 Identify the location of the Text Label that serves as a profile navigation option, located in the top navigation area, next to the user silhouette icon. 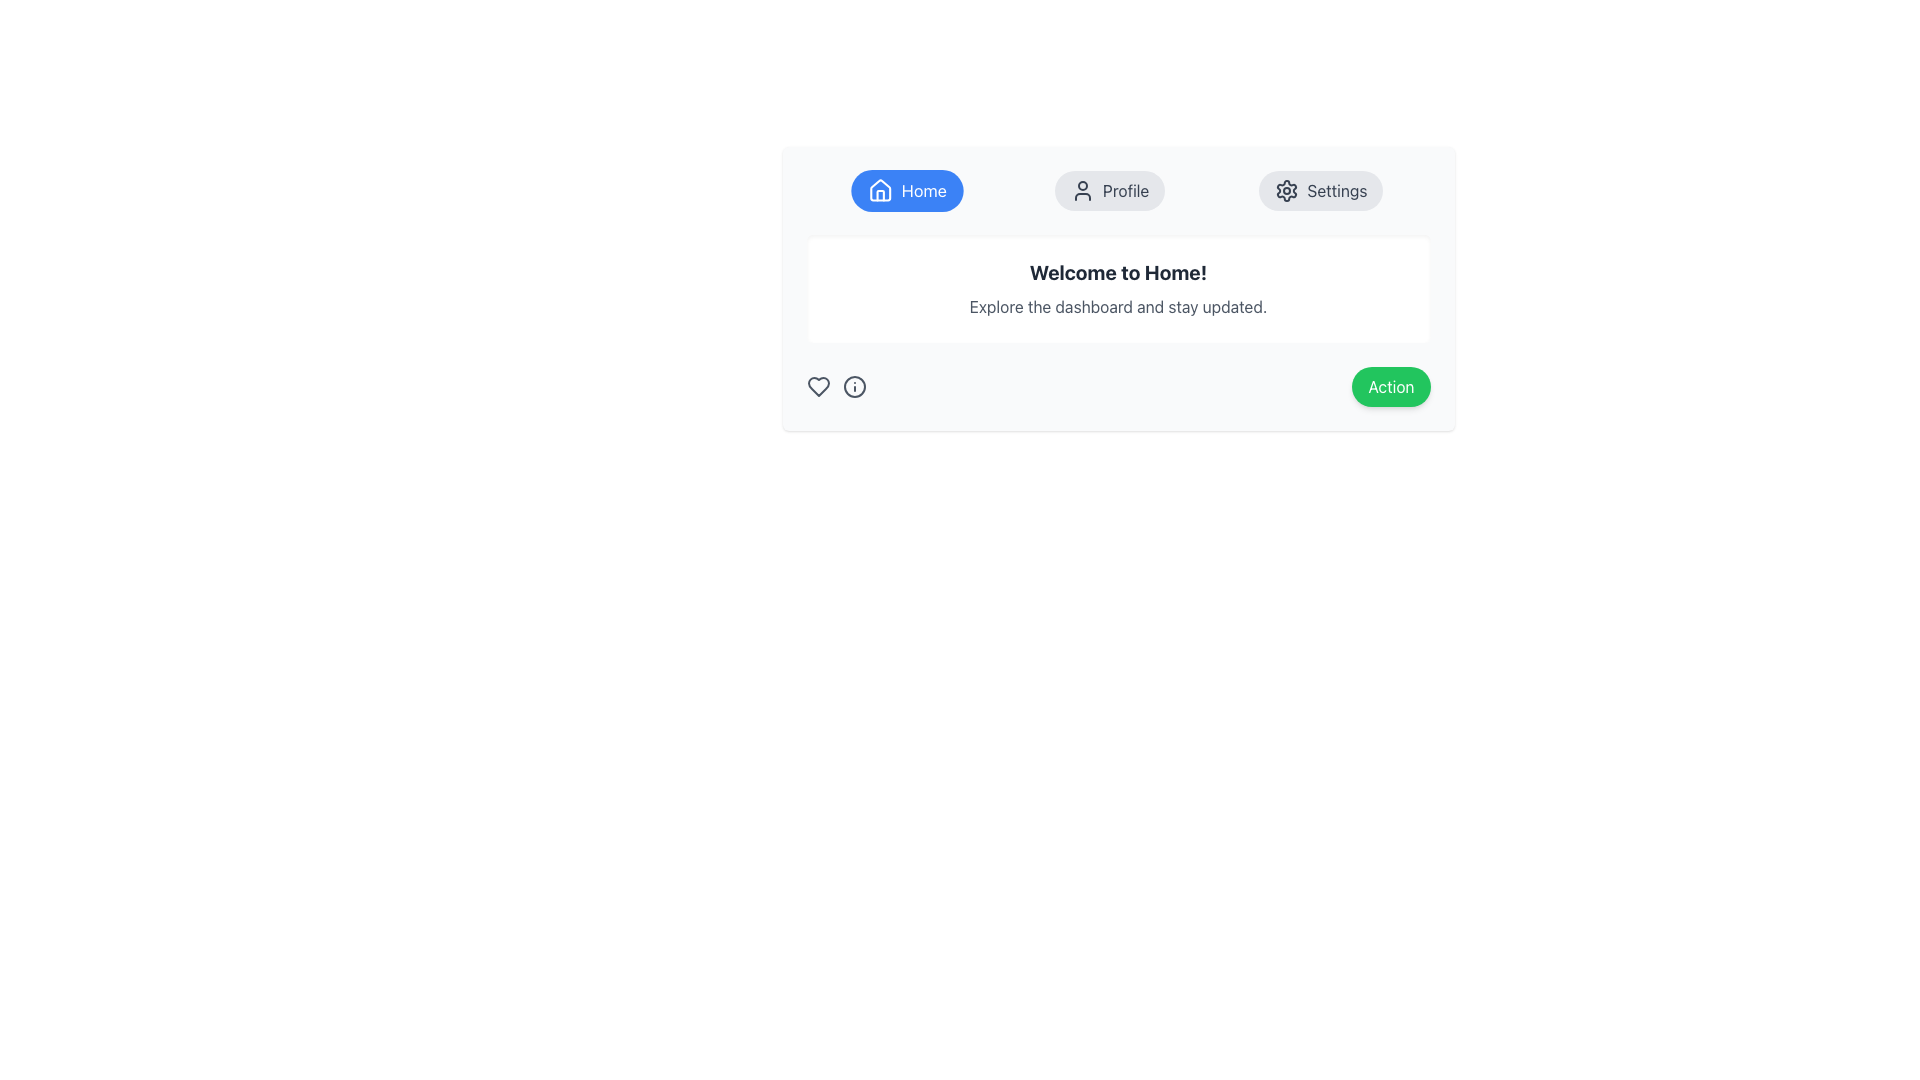
(1126, 191).